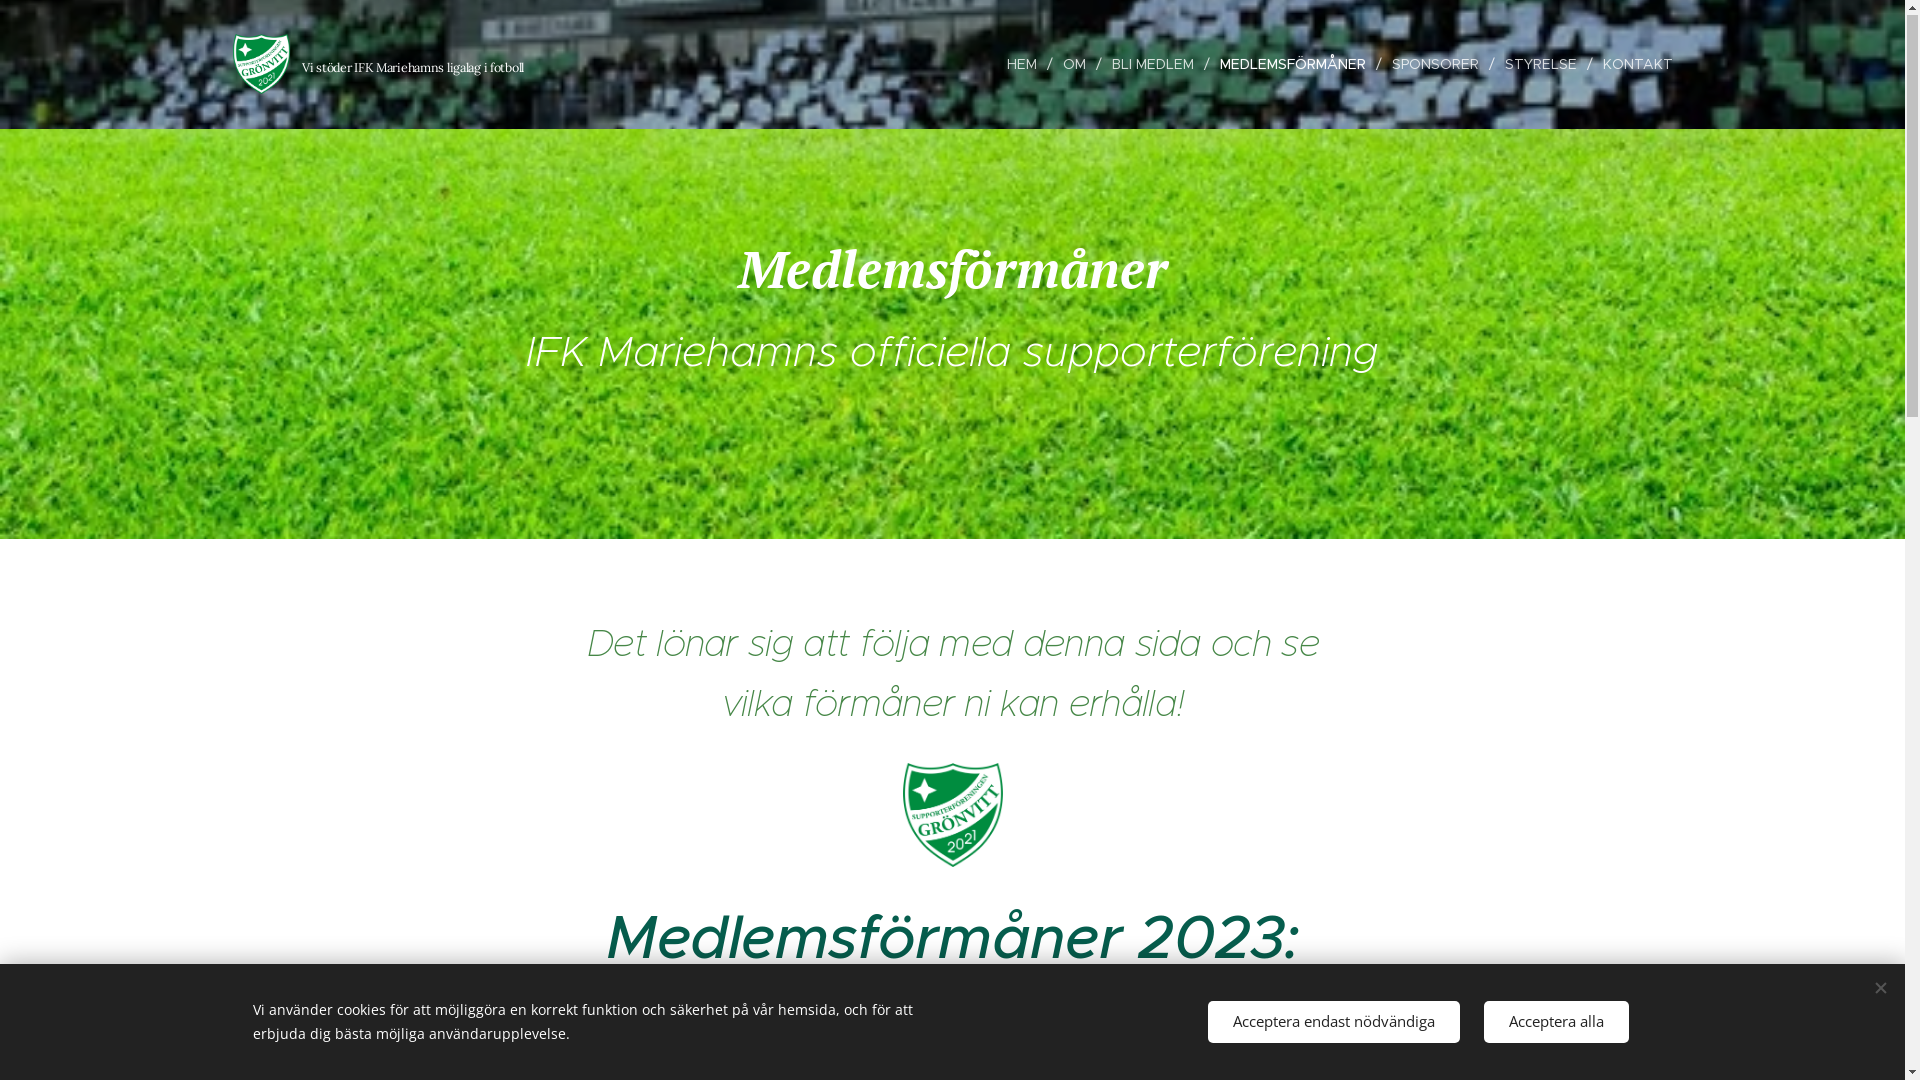  Describe the element at coordinates (1632, 64) in the screenshot. I see `'KONTAKT'` at that location.